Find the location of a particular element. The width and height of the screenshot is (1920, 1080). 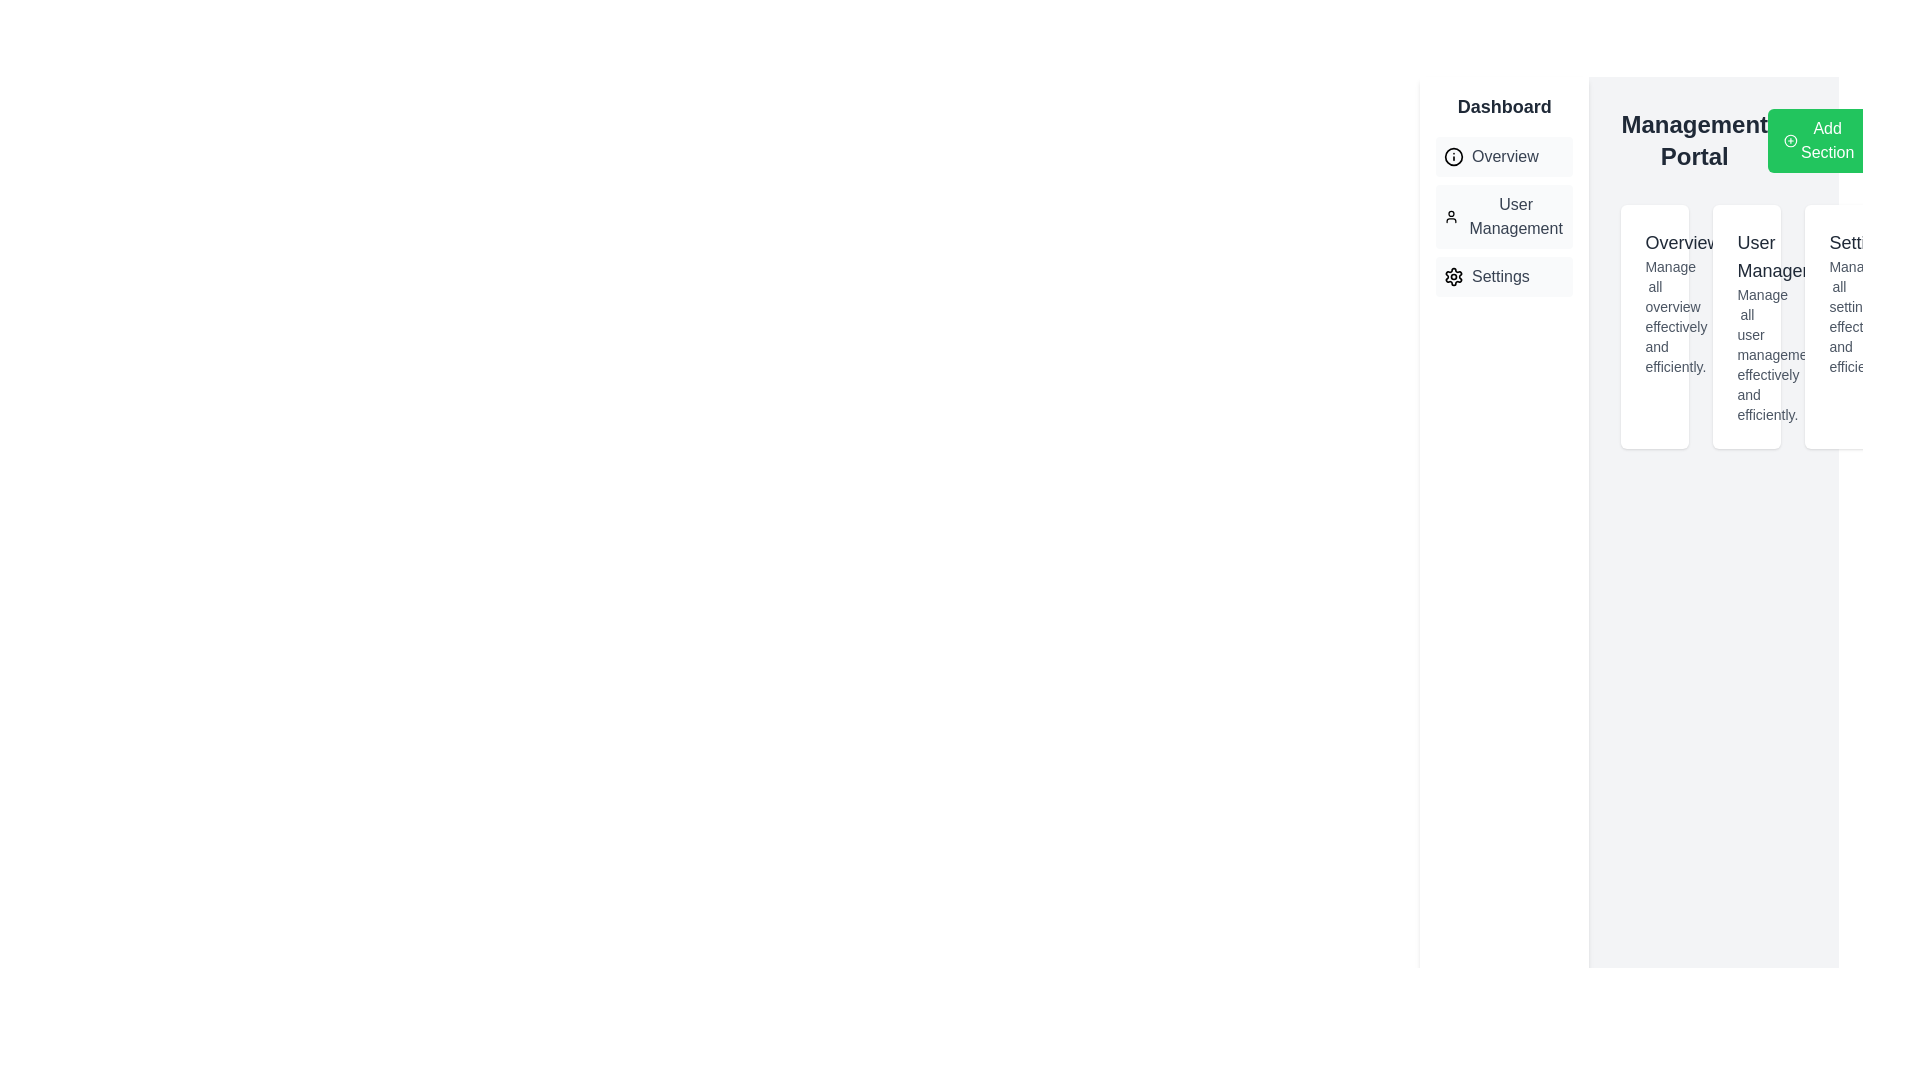

the 'Settings' text label, which is a prominent dark gray label styled with a medium font size, located at the top of a card-like section is located at coordinates (1839, 242).